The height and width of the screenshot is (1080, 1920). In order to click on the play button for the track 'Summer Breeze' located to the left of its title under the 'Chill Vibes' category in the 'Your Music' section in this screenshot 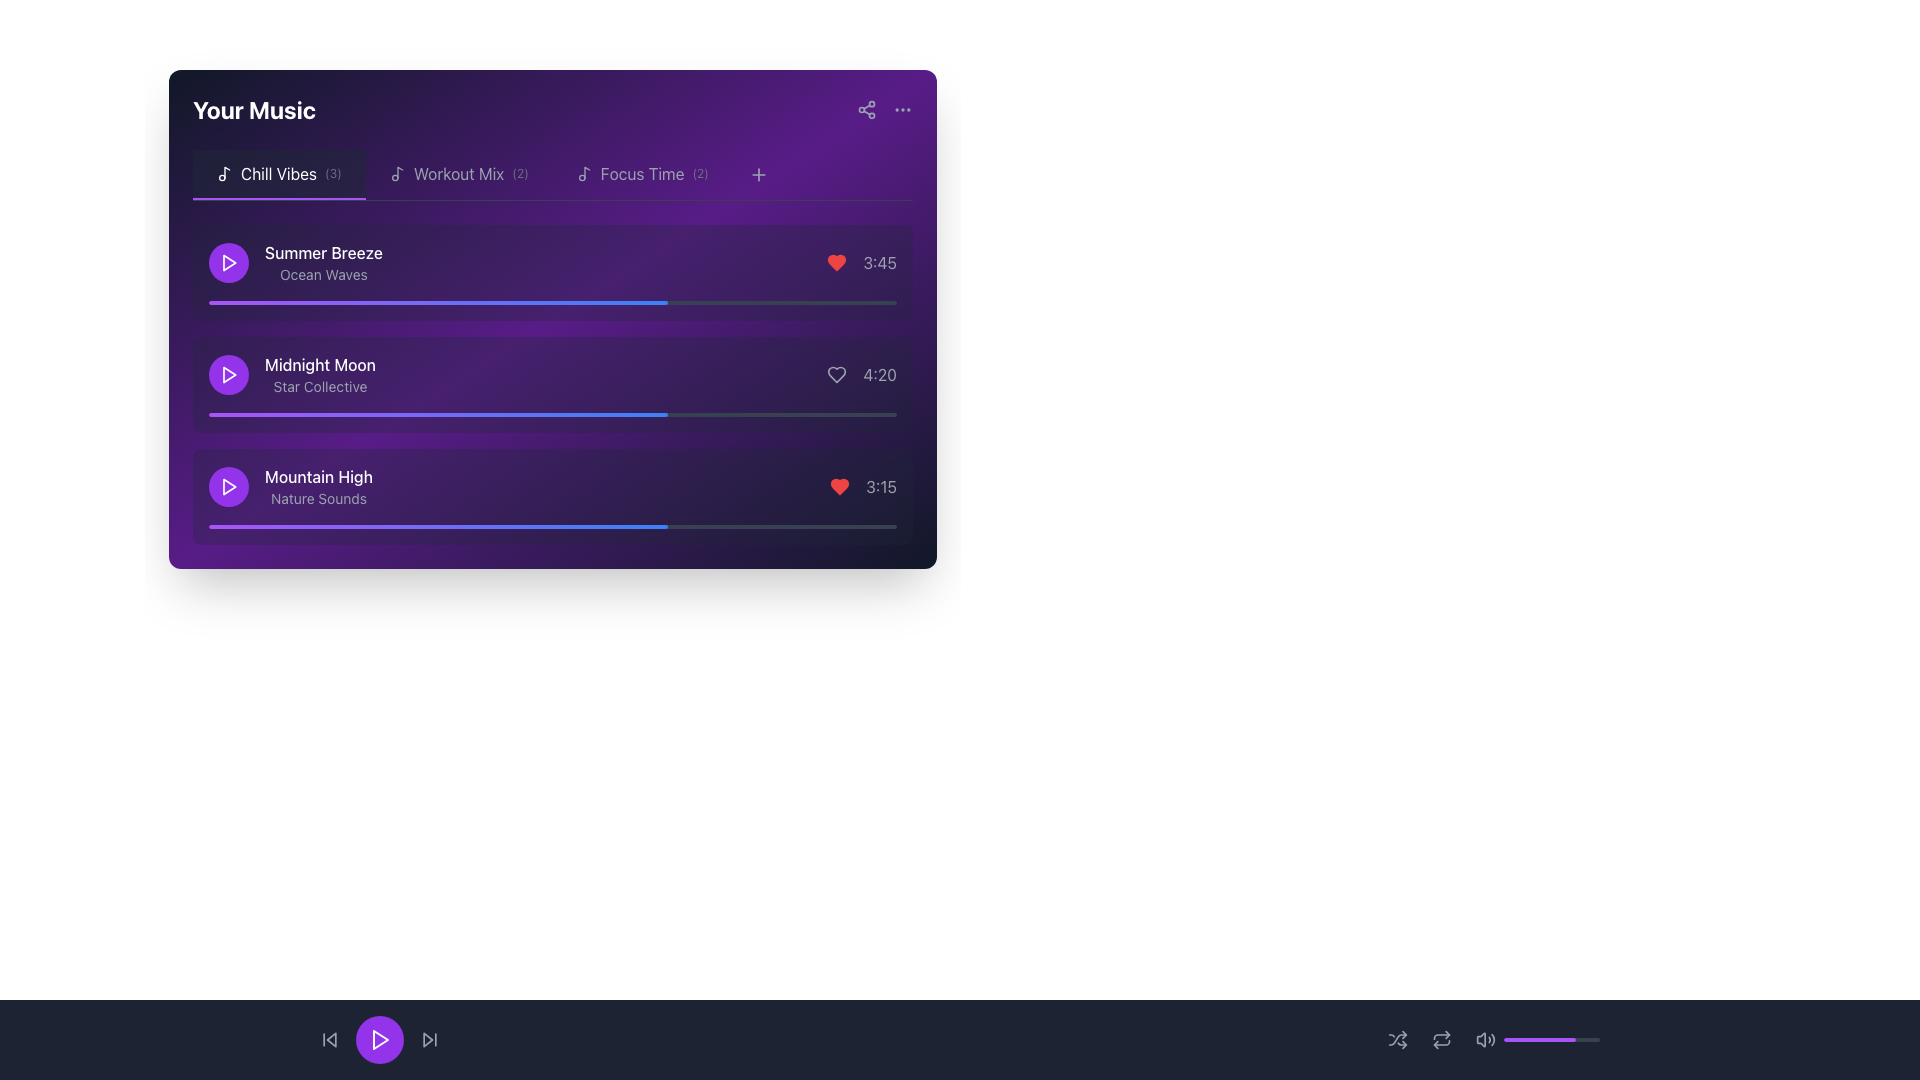, I will do `click(229, 261)`.